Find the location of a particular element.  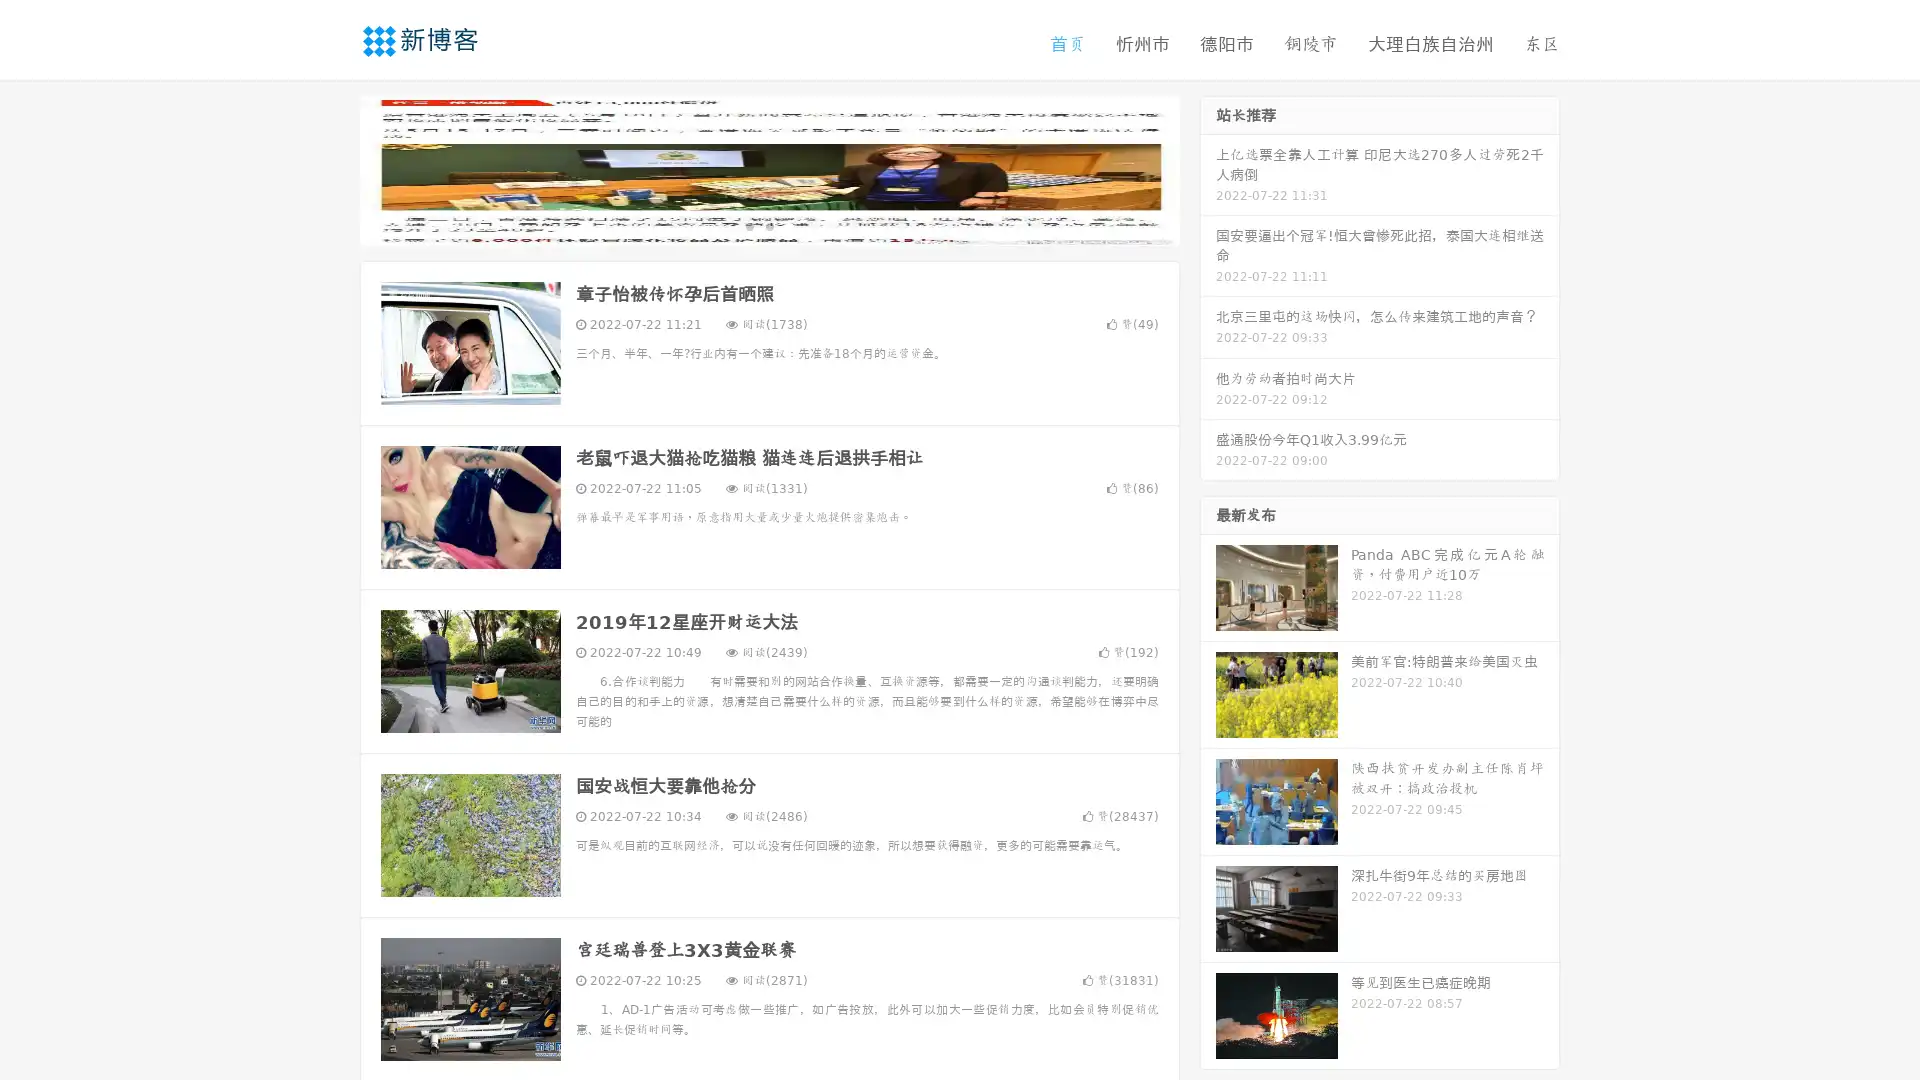

Go to slide 3 is located at coordinates (789, 225).